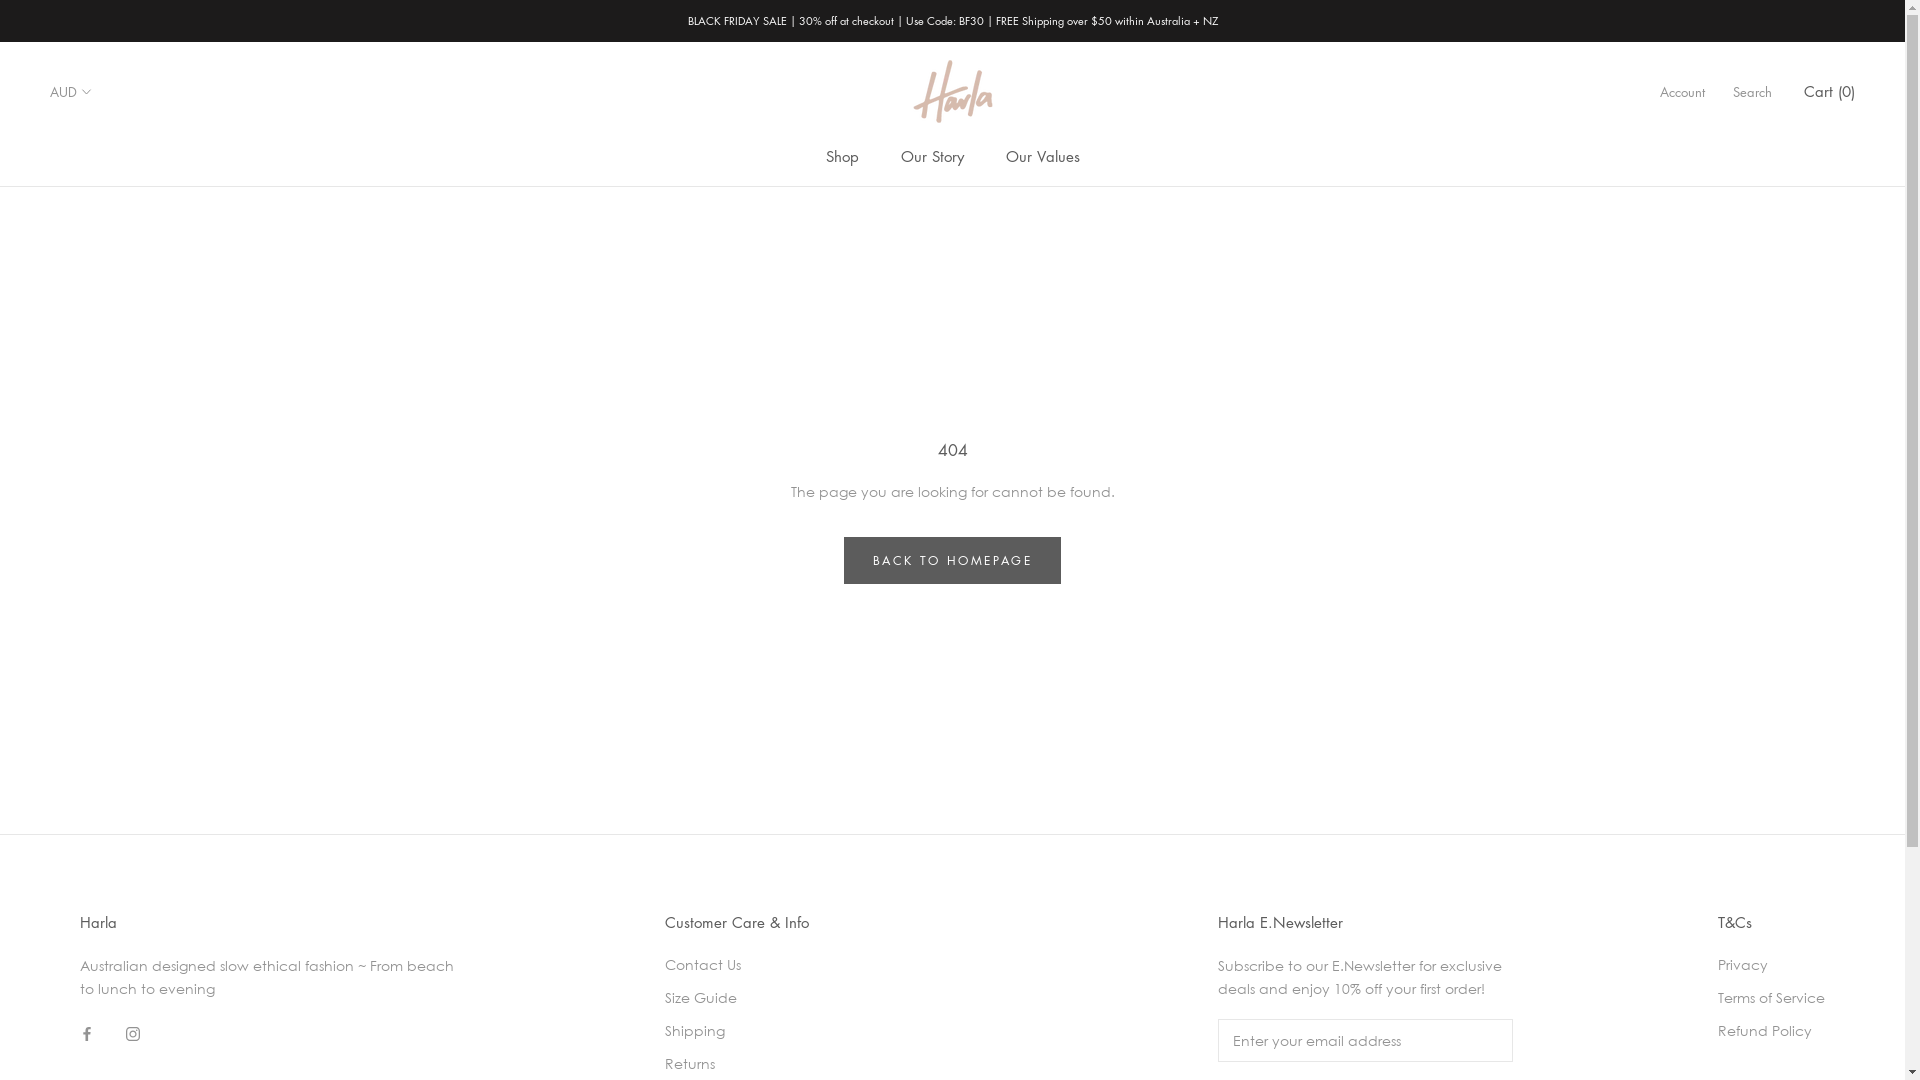 The width and height of the screenshot is (1920, 1080). Describe the element at coordinates (844, 560) in the screenshot. I see `'BACK TO HOMEPAGE'` at that location.